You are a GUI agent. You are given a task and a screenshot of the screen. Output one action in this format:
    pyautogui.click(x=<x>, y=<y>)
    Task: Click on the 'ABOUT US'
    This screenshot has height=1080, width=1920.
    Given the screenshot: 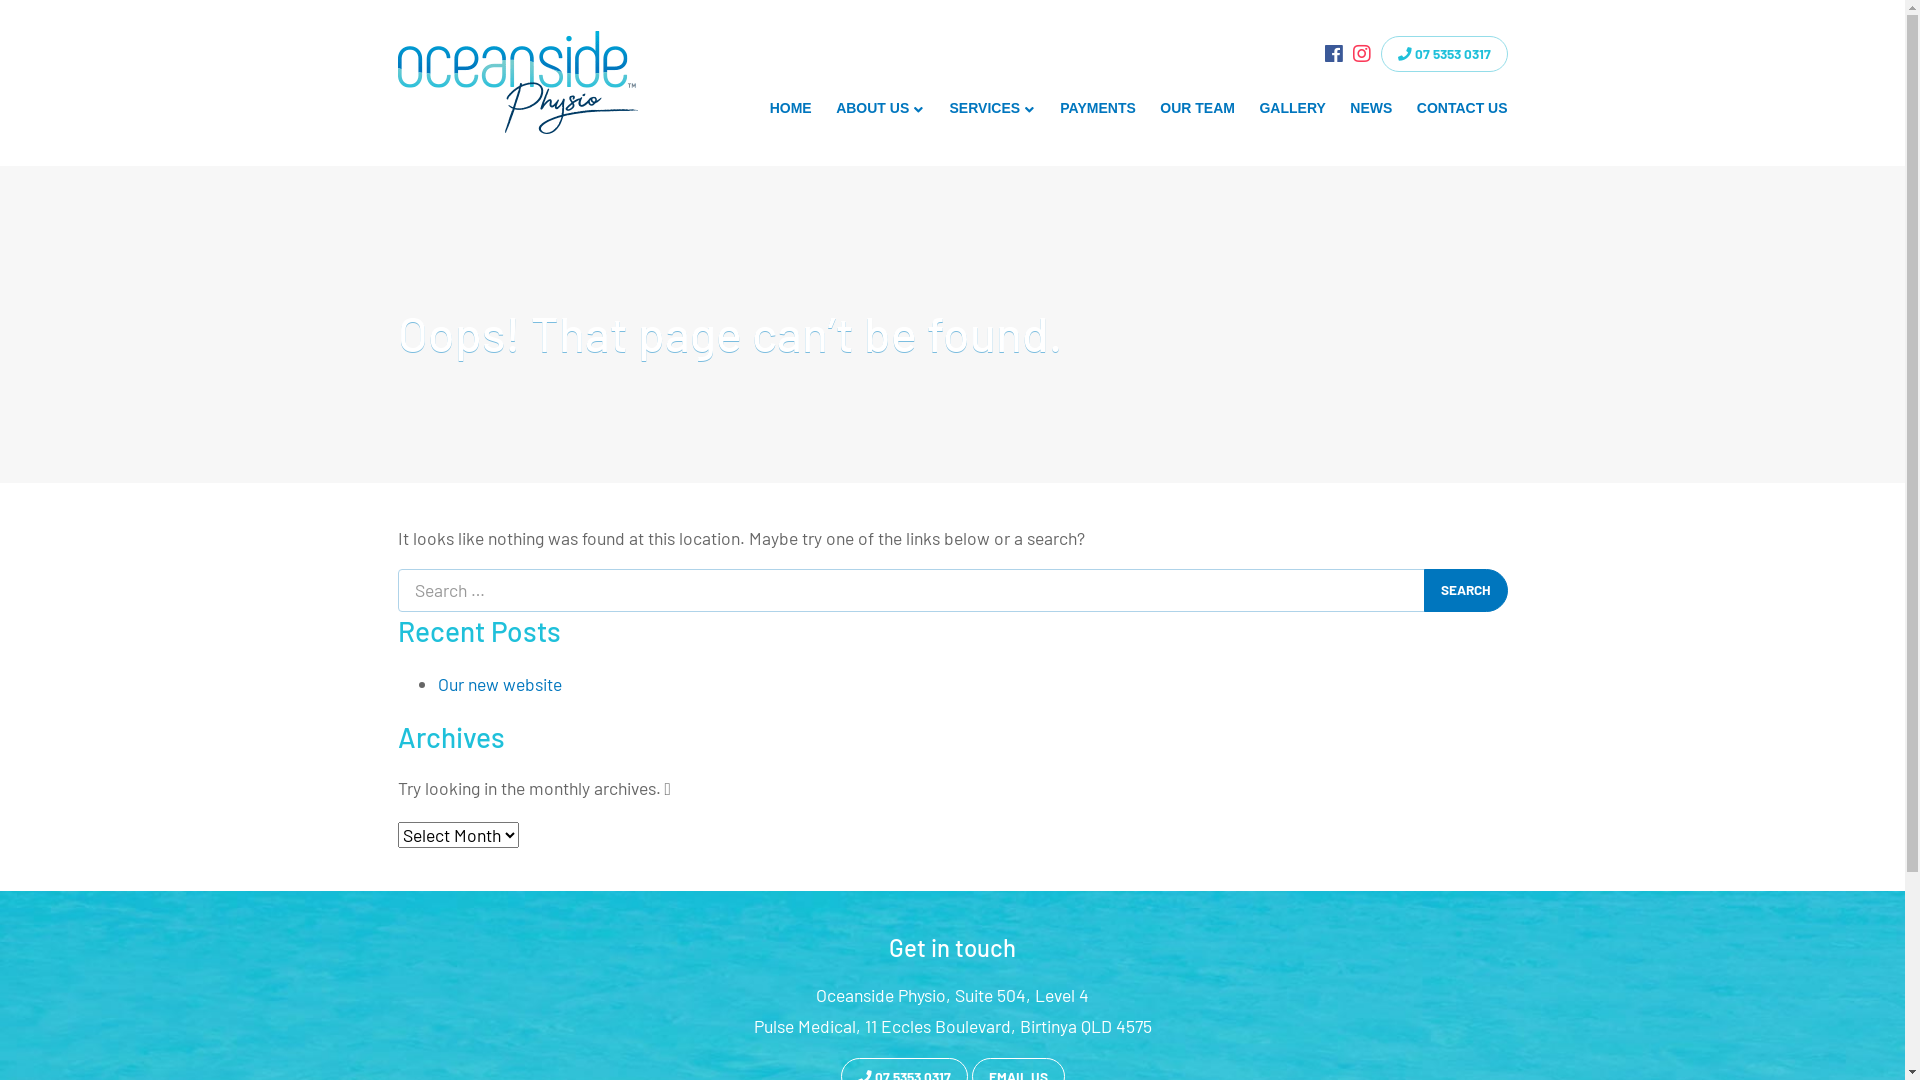 What is the action you would take?
    pyautogui.click(x=880, y=108)
    